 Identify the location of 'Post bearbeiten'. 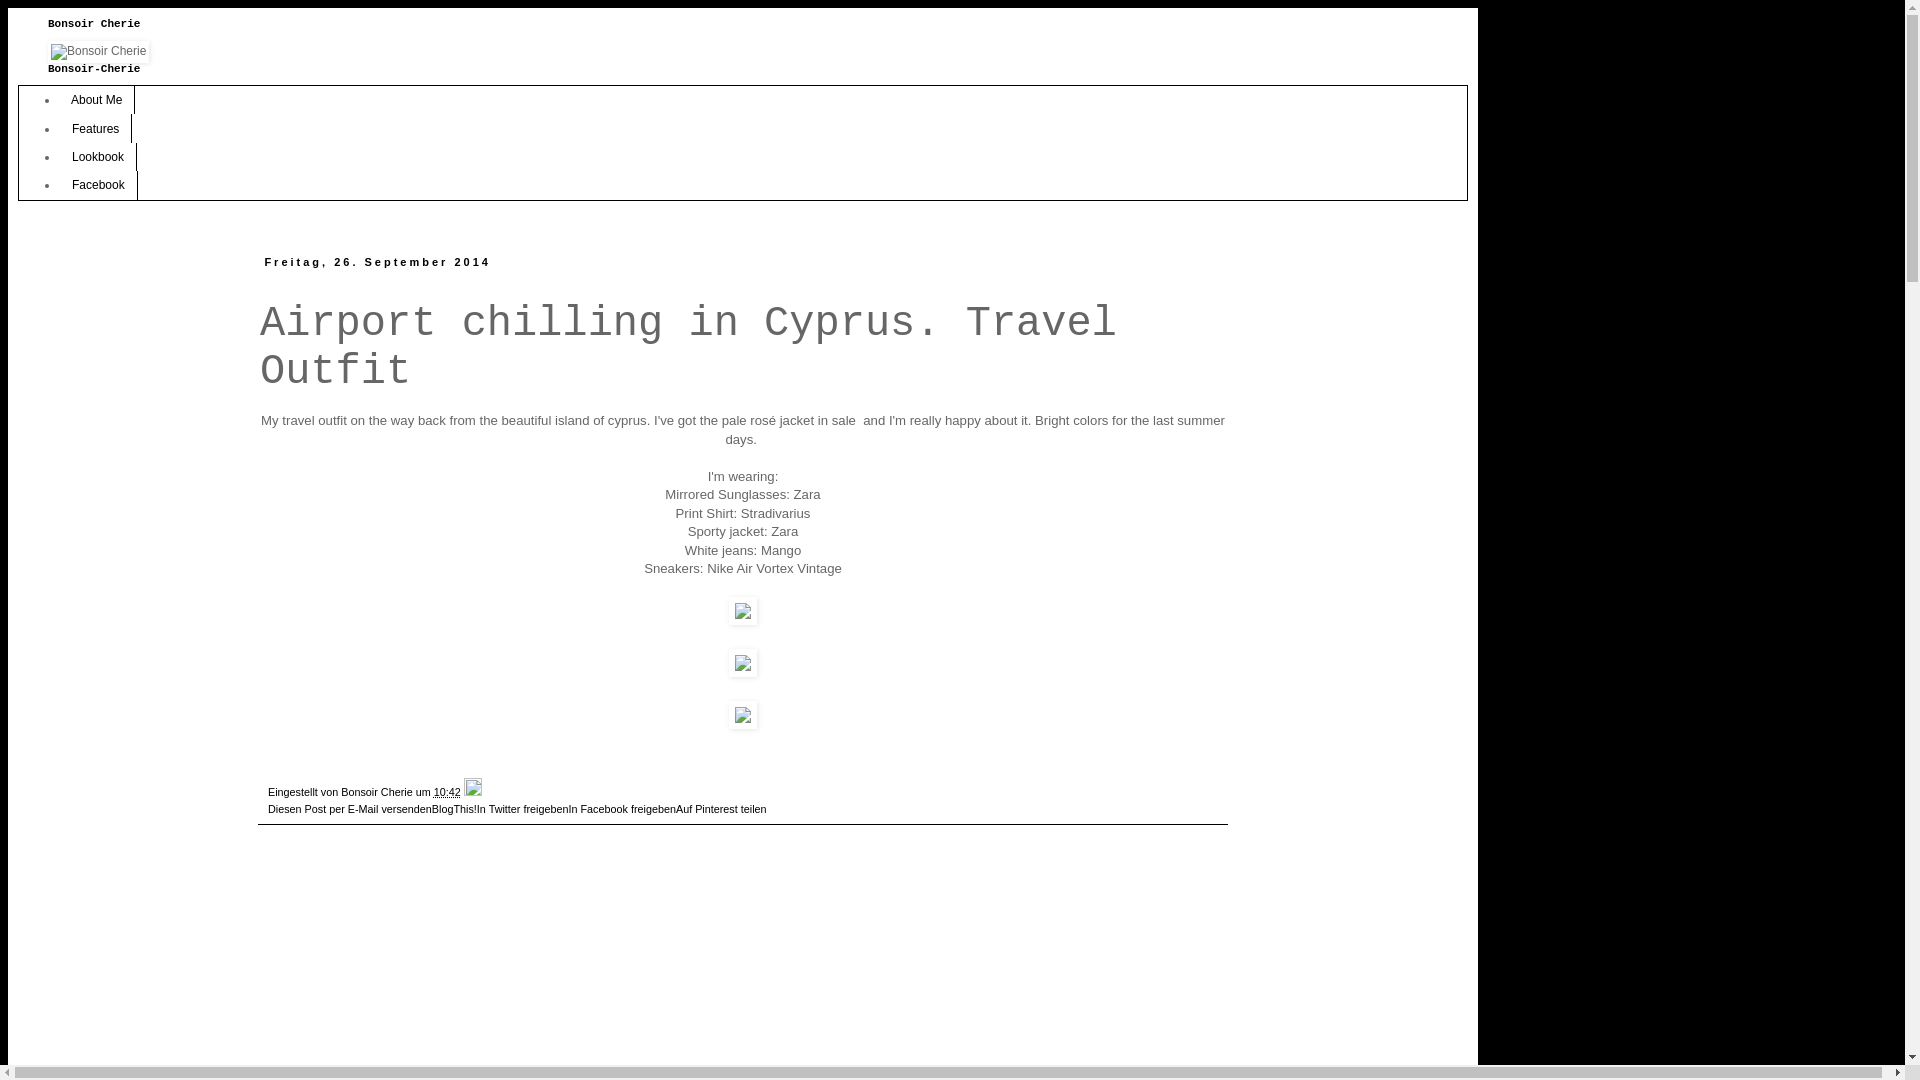
(472, 790).